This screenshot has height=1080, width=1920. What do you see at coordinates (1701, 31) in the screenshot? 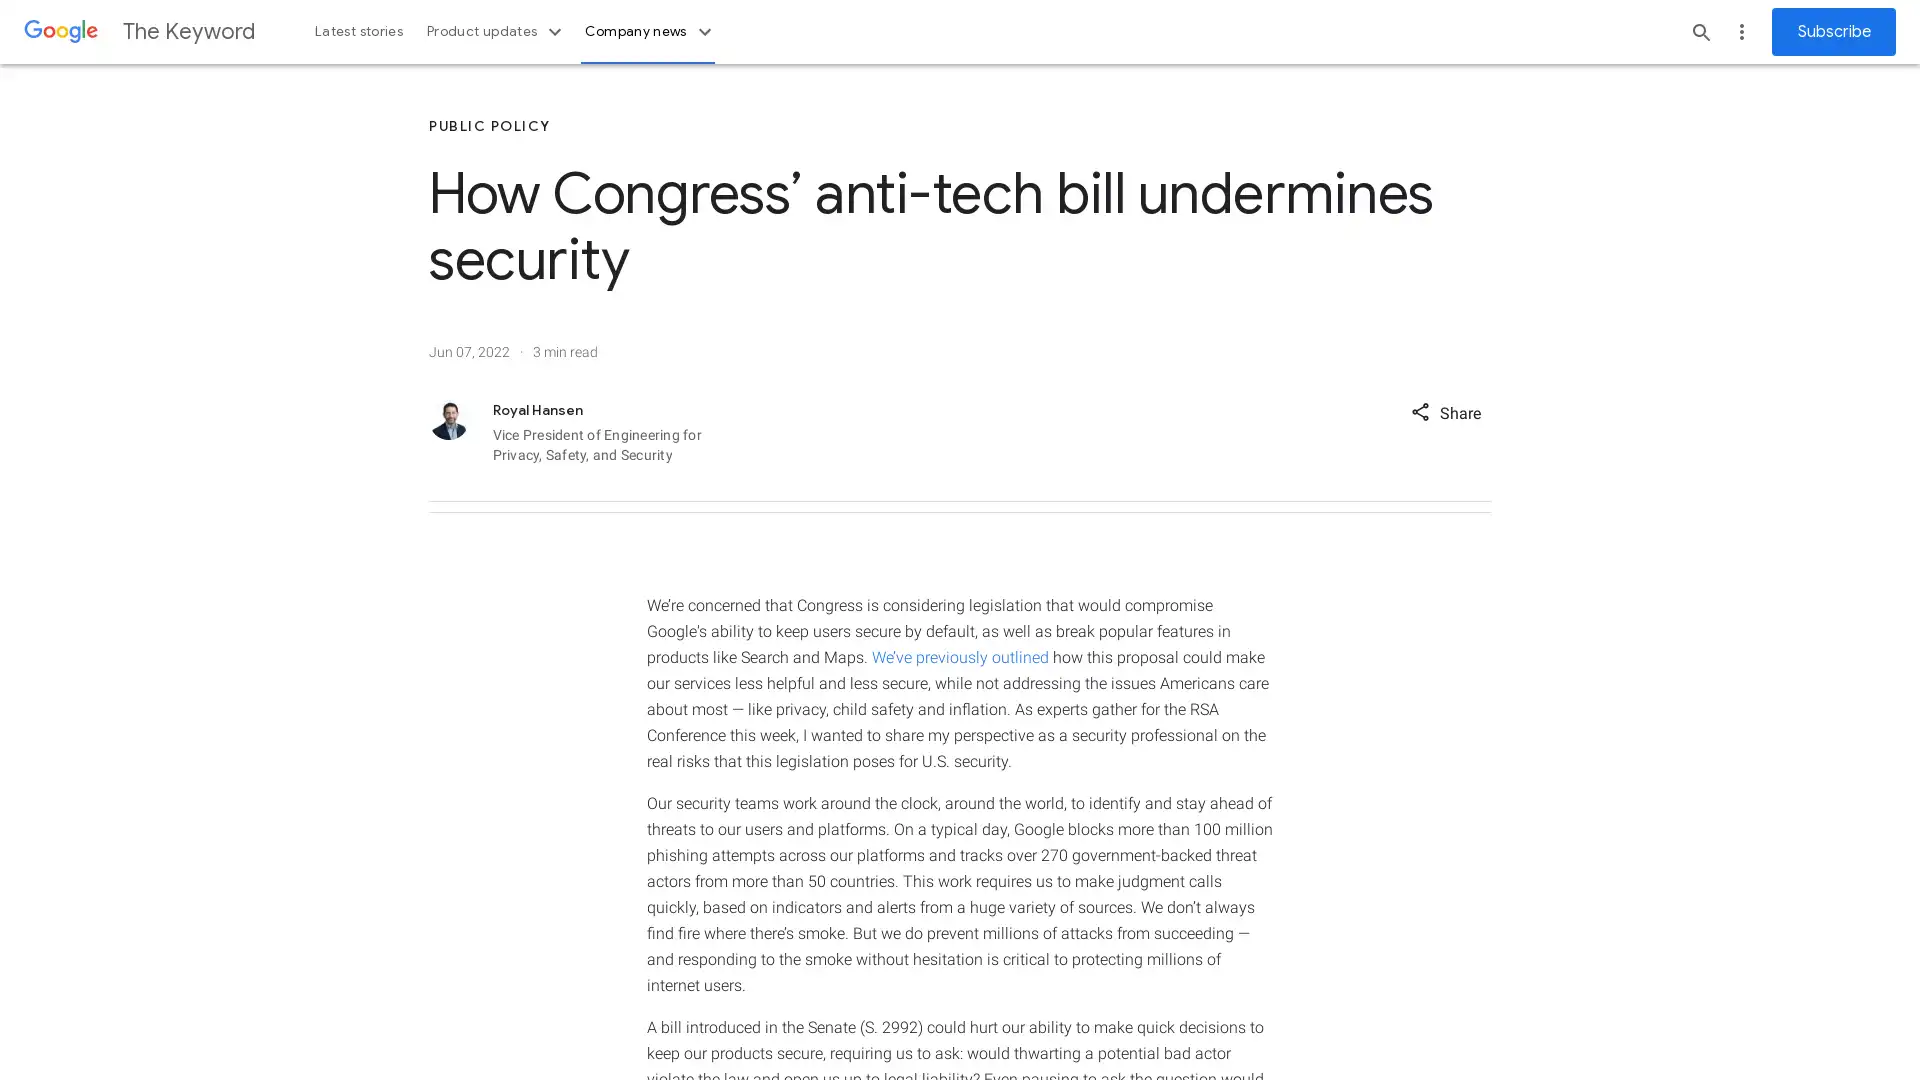
I see `Search` at bounding box center [1701, 31].